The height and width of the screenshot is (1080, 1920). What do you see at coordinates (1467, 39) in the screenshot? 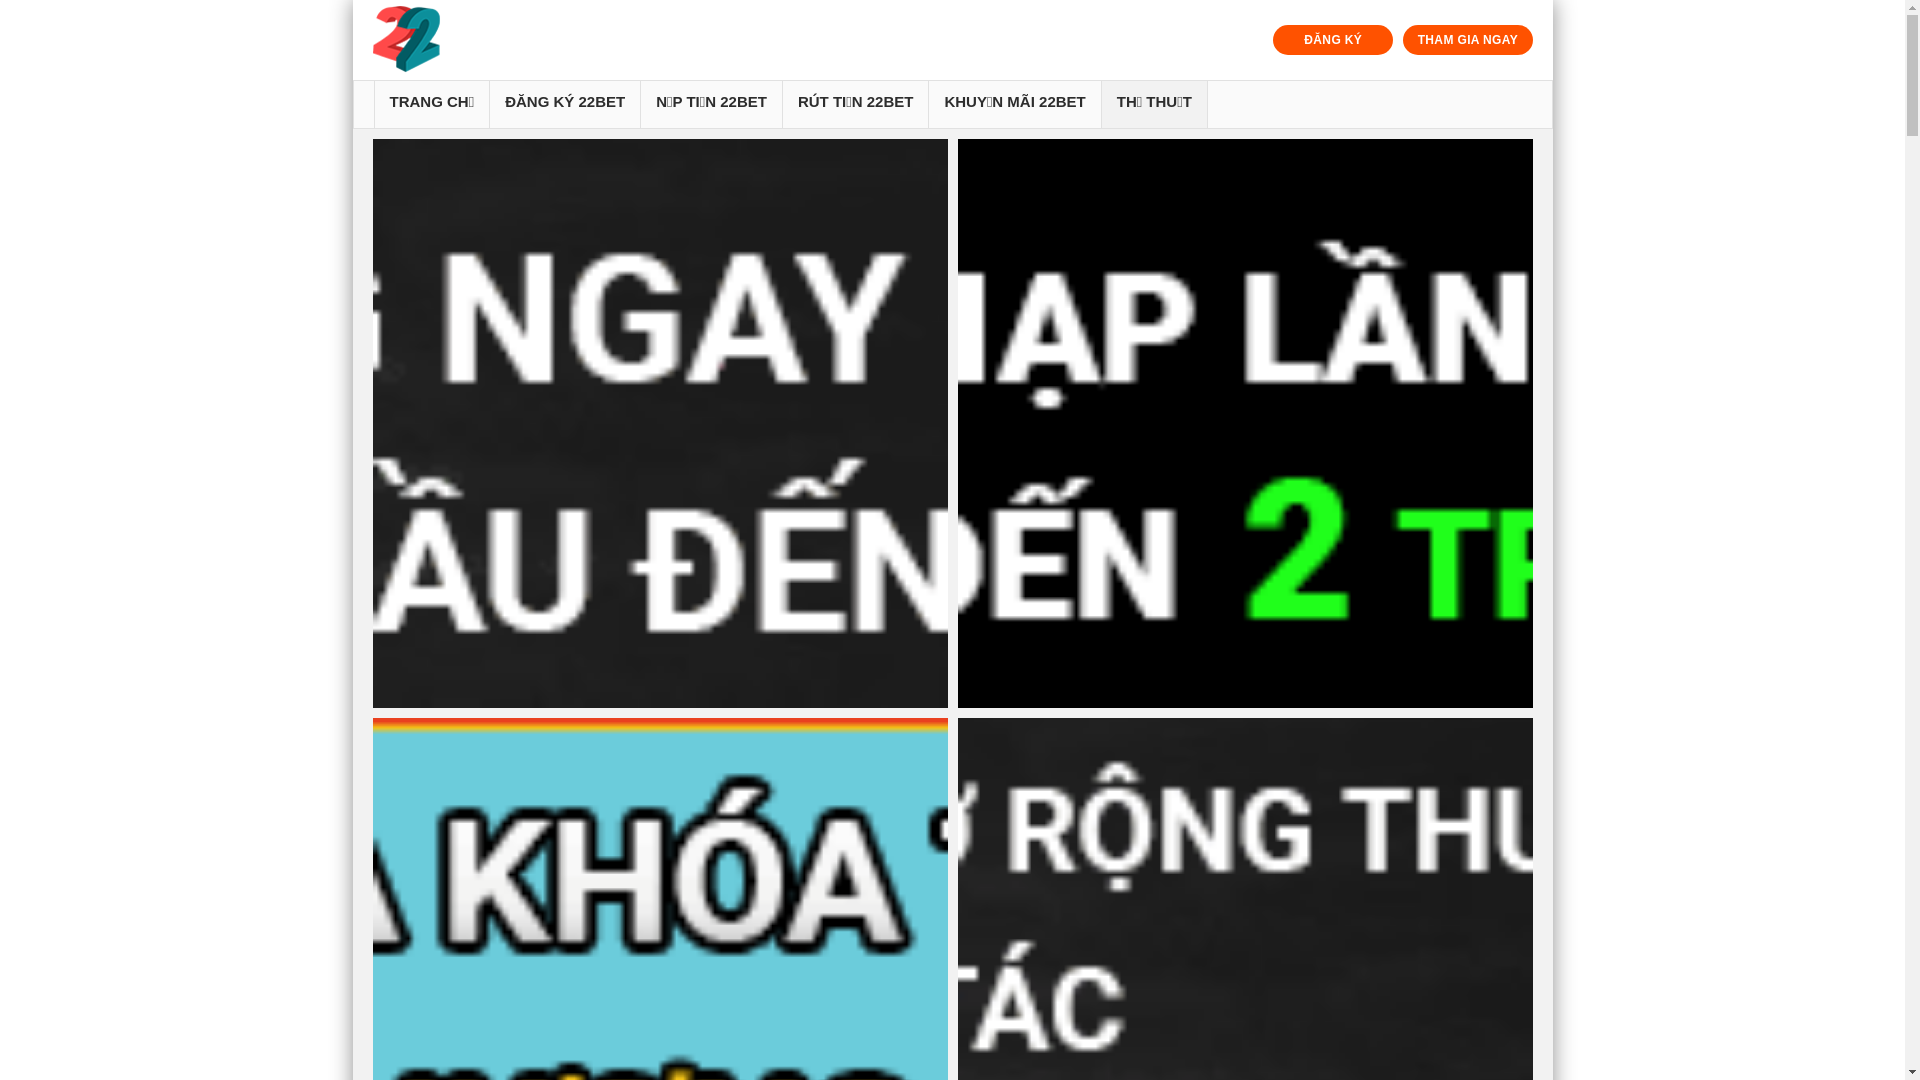
I see `'THAM GIA NGAY'` at bounding box center [1467, 39].